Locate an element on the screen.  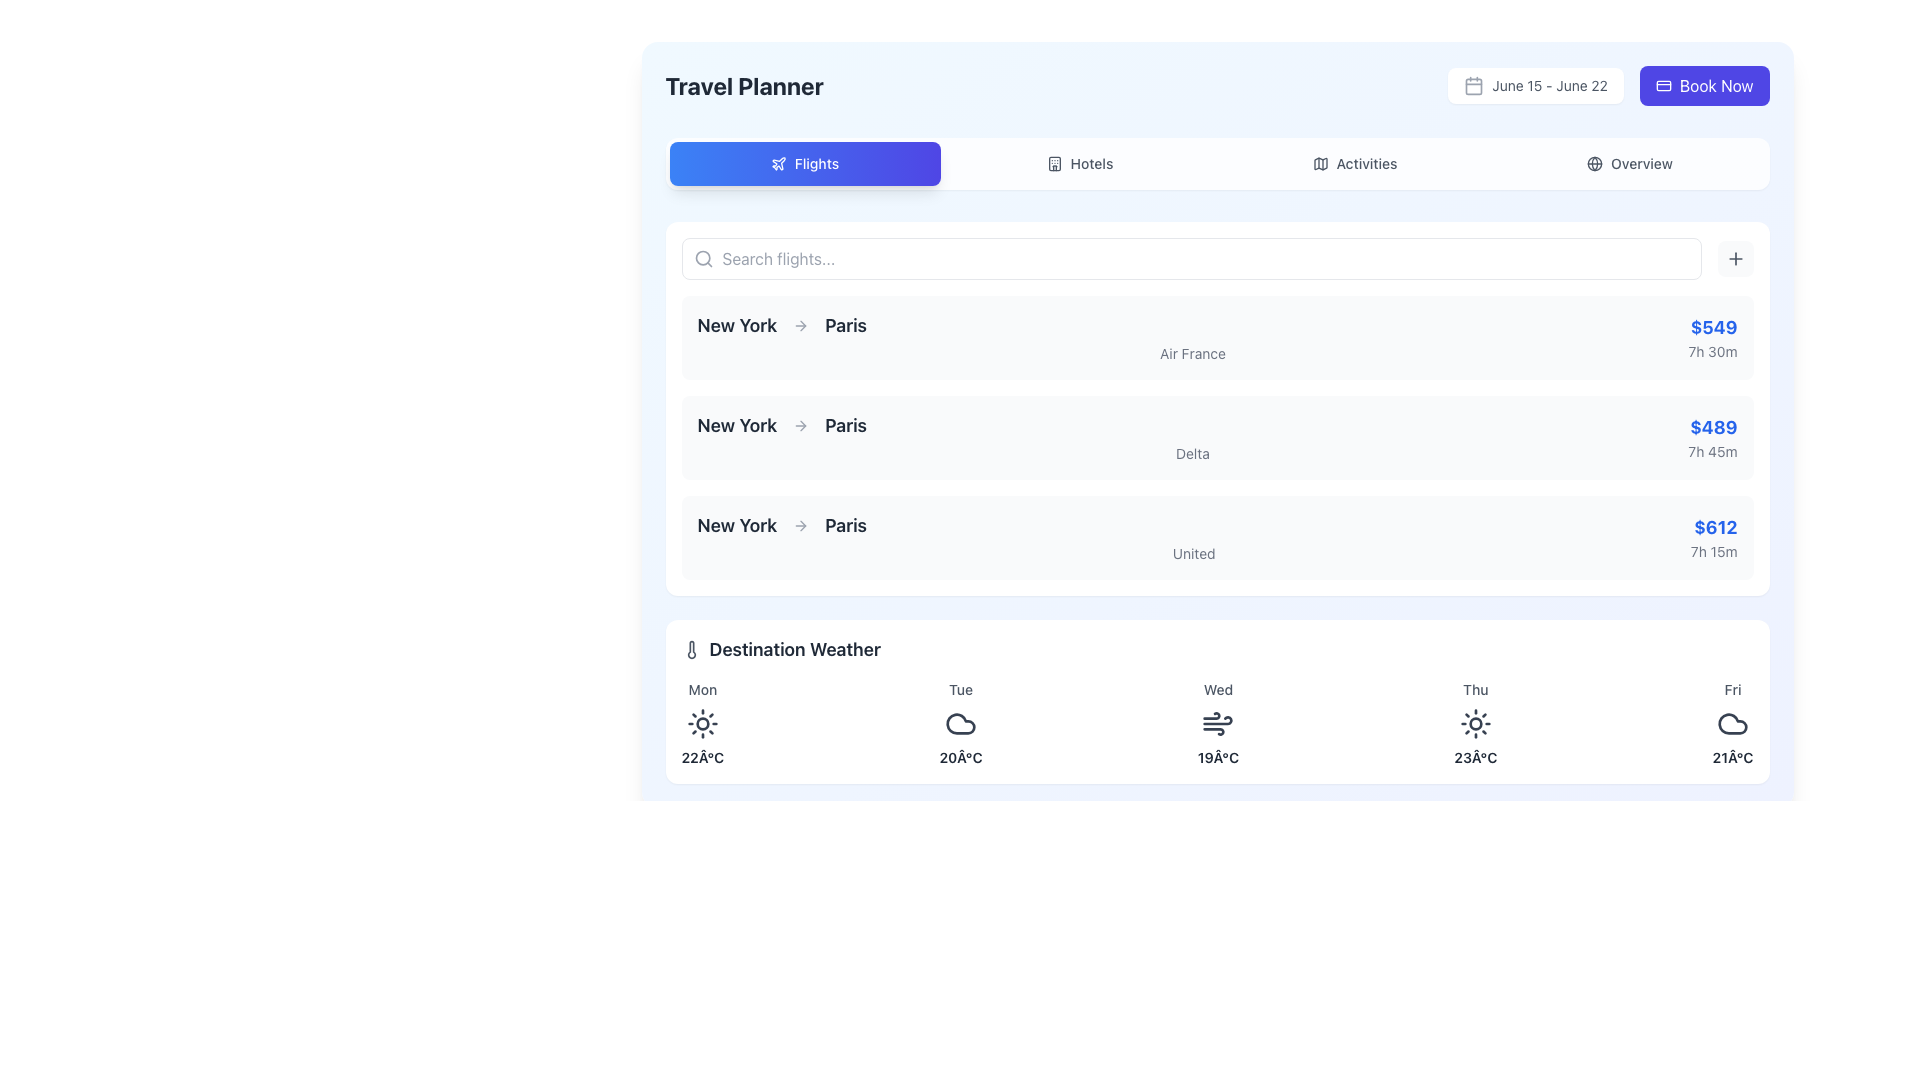
the 'Flights' button located at the top-left section of the menu bar is located at coordinates (805, 163).